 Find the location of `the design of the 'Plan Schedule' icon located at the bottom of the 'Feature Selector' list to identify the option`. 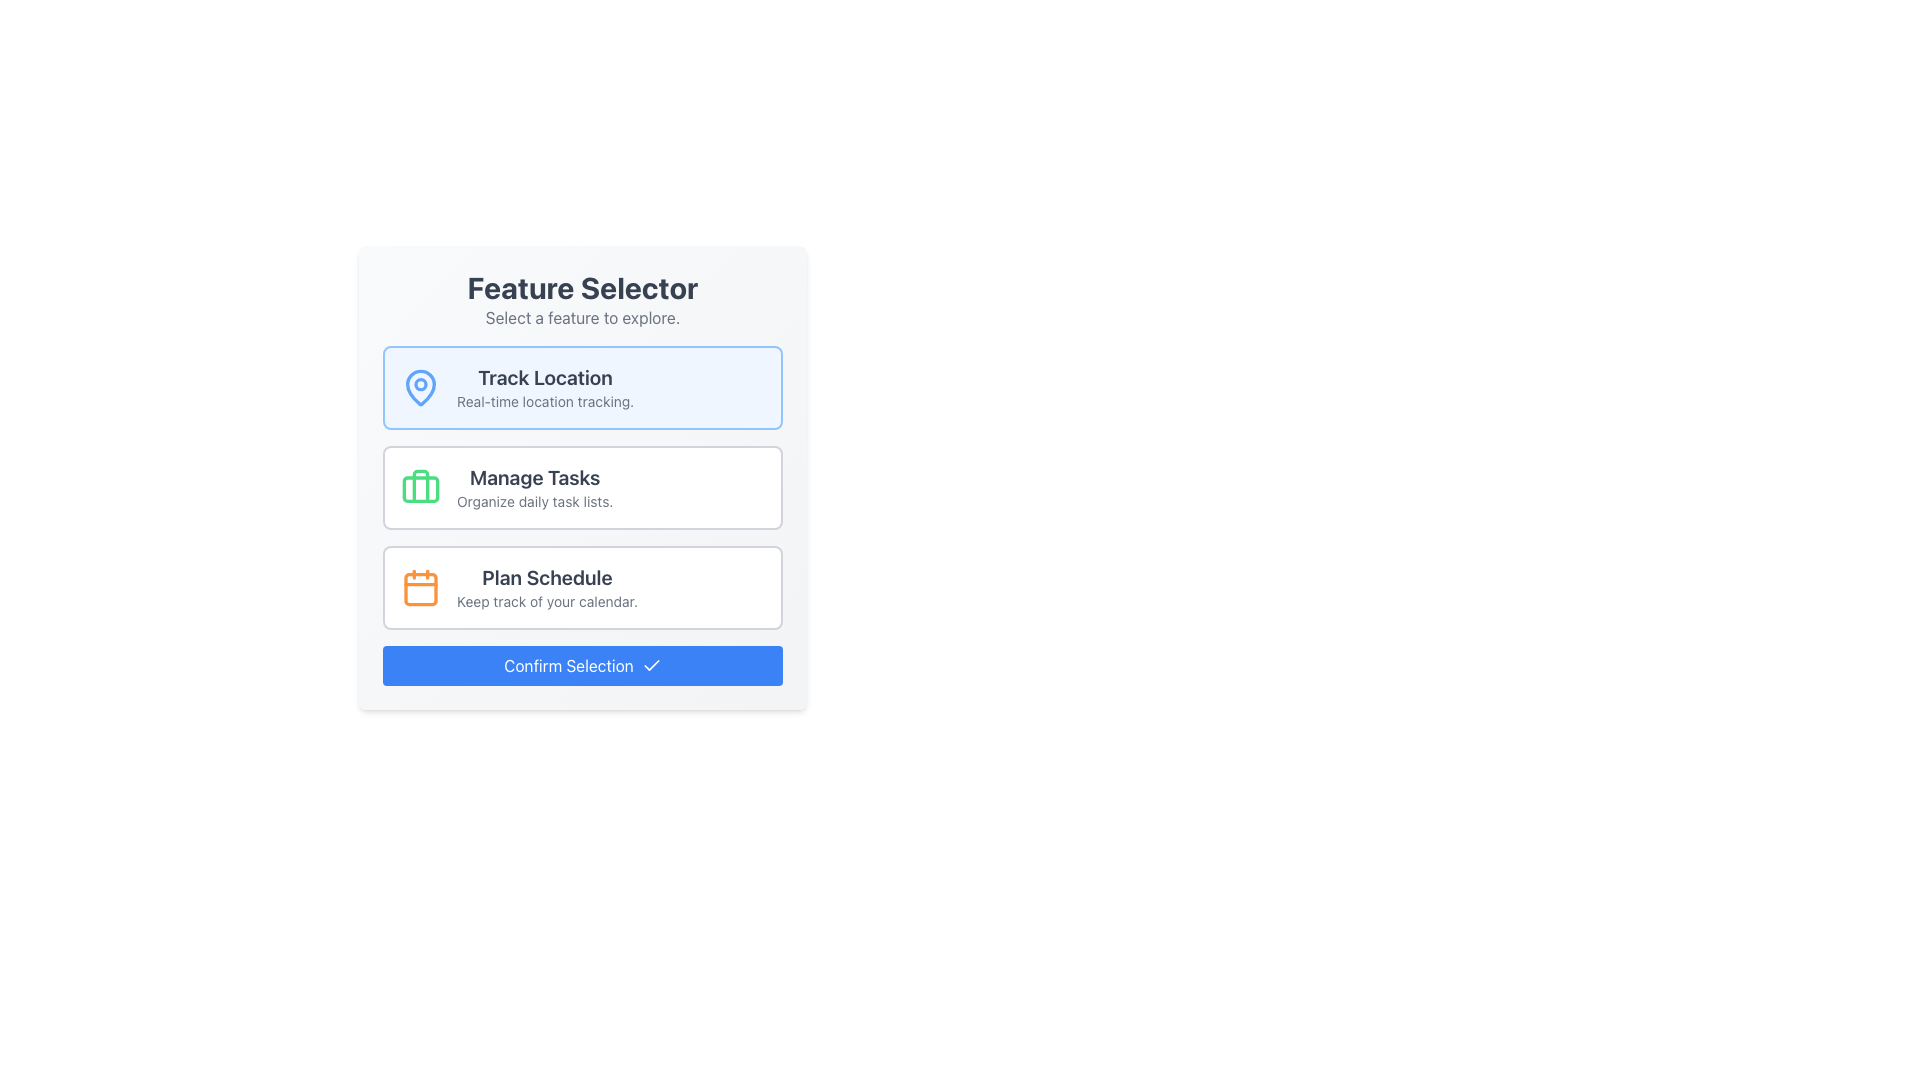

the design of the 'Plan Schedule' icon located at the bottom of the 'Feature Selector' list to identify the option is located at coordinates (420, 586).